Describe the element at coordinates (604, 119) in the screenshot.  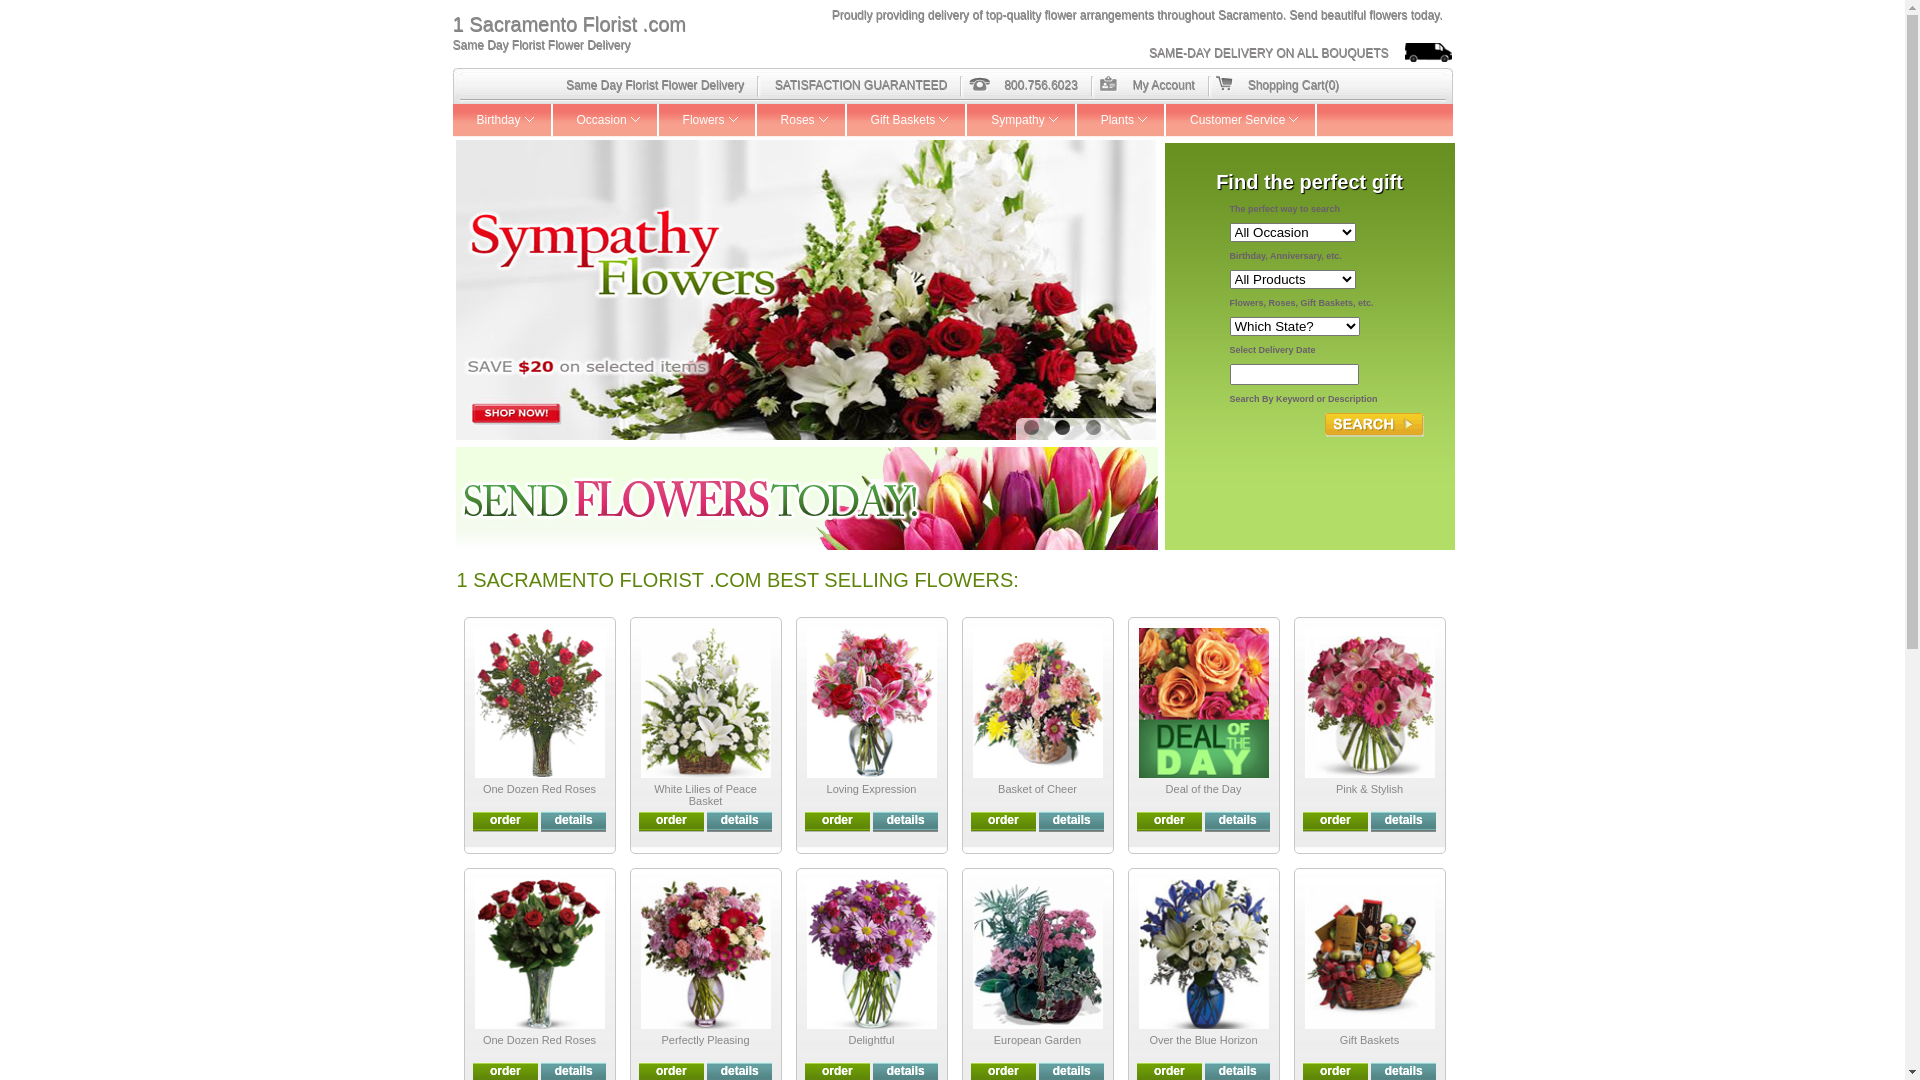
I see `'Occasion'` at that location.